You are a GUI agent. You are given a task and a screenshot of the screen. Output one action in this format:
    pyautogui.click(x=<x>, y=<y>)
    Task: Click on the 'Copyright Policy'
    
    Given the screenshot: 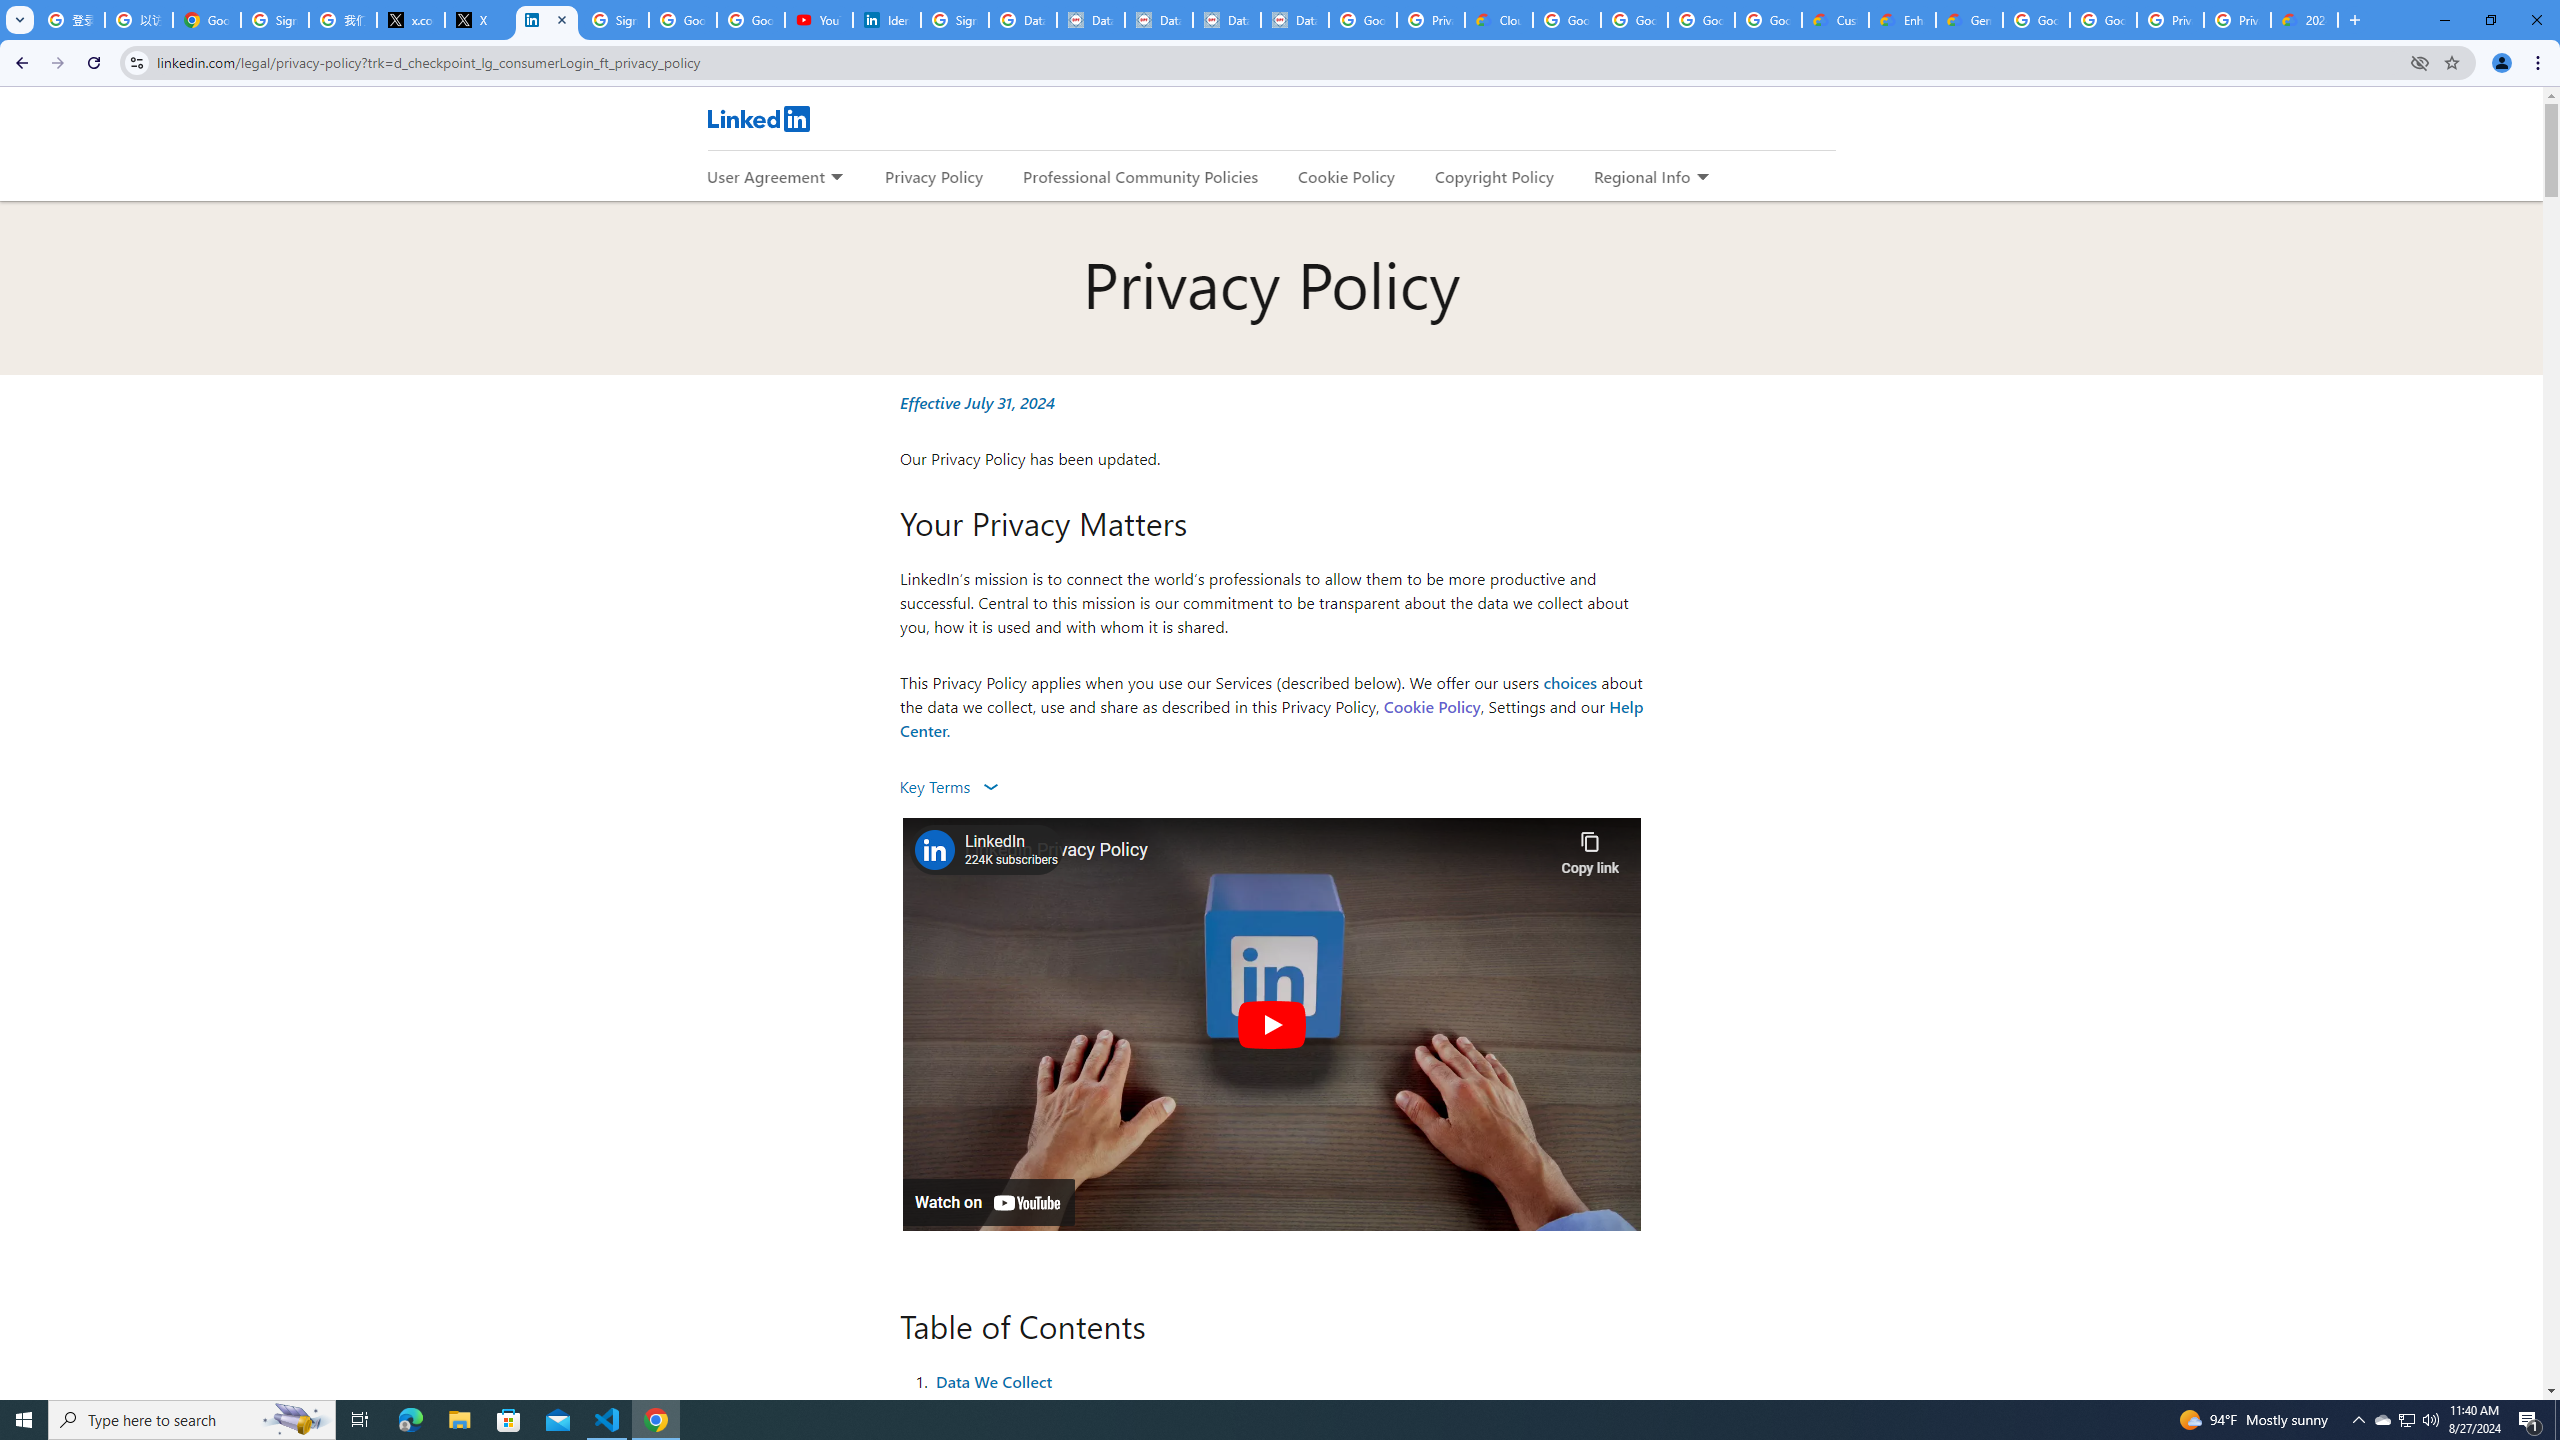 What is the action you would take?
    pyautogui.click(x=1492, y=176)
    